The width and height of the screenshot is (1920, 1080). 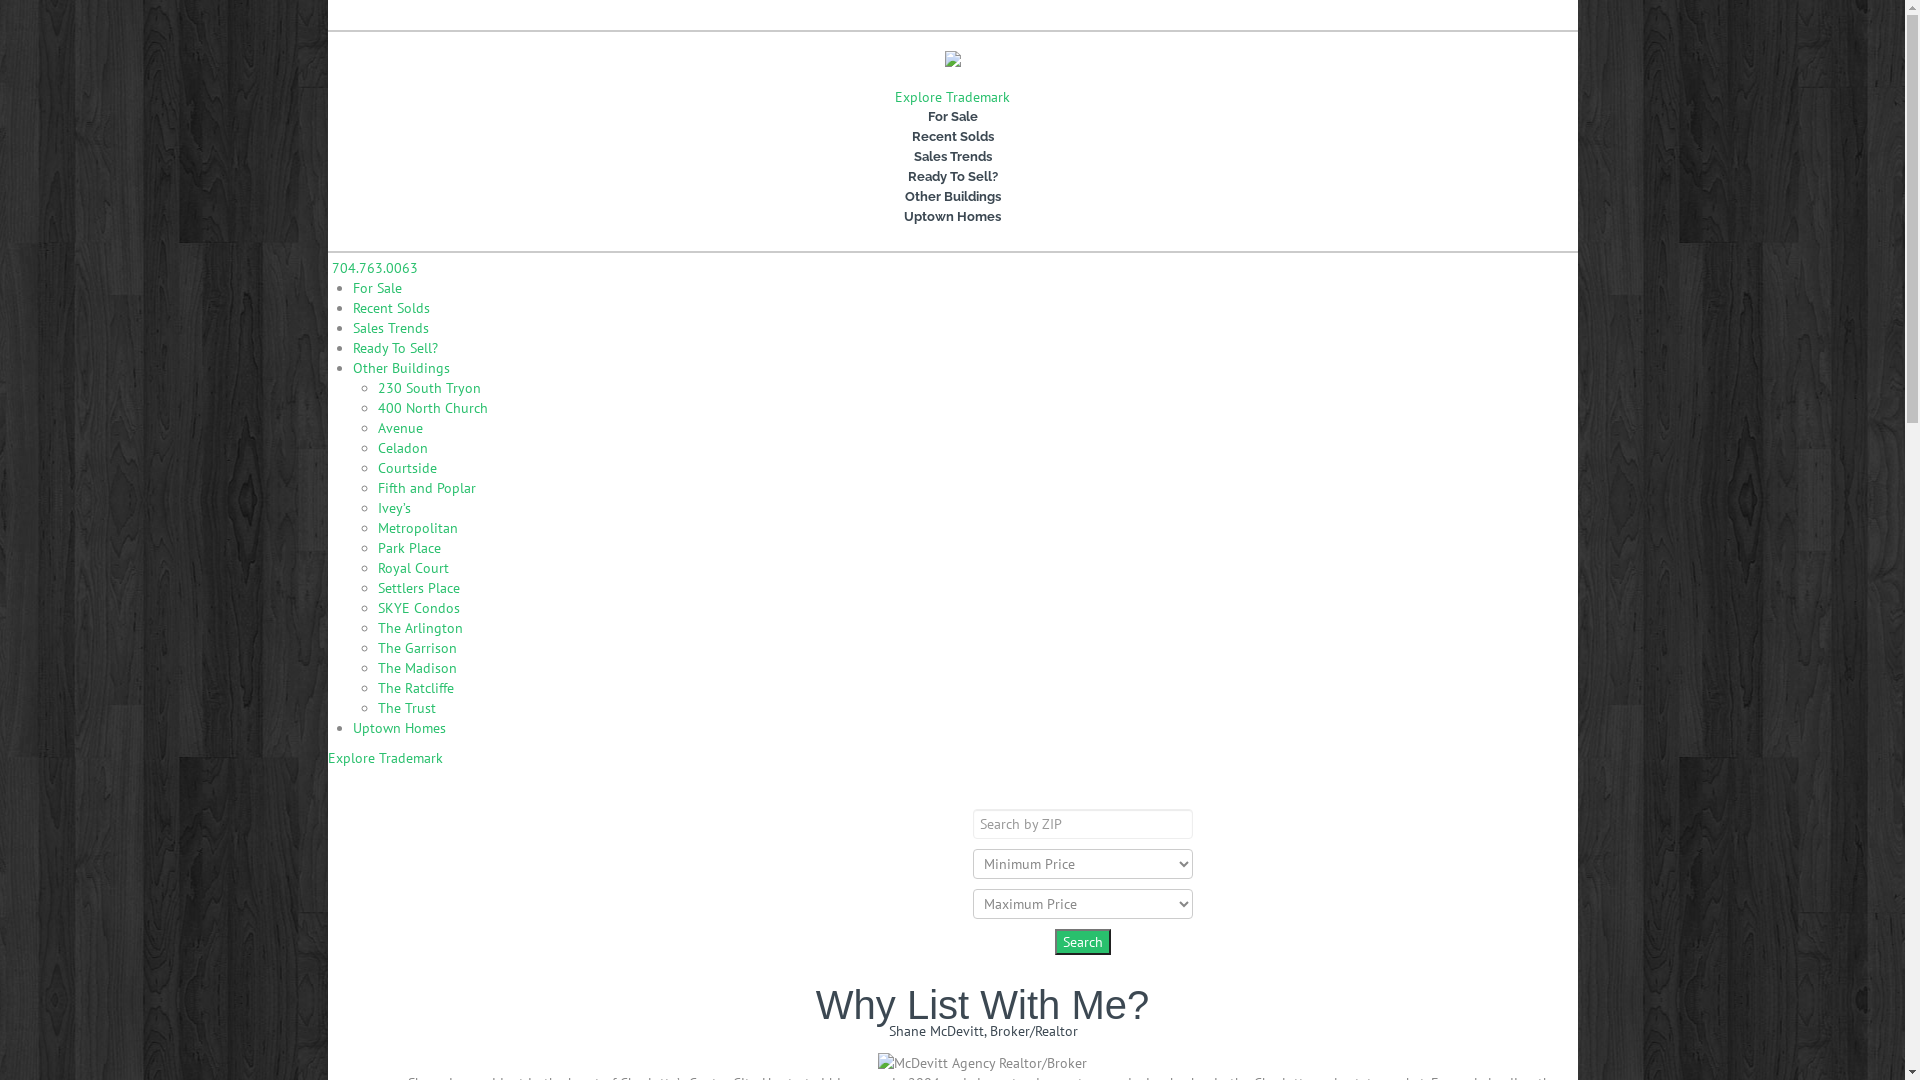 What do you see at coordinates (412, 567) in the screenshot?
I see `'Royal Court'` at bounding box center [412, 567].